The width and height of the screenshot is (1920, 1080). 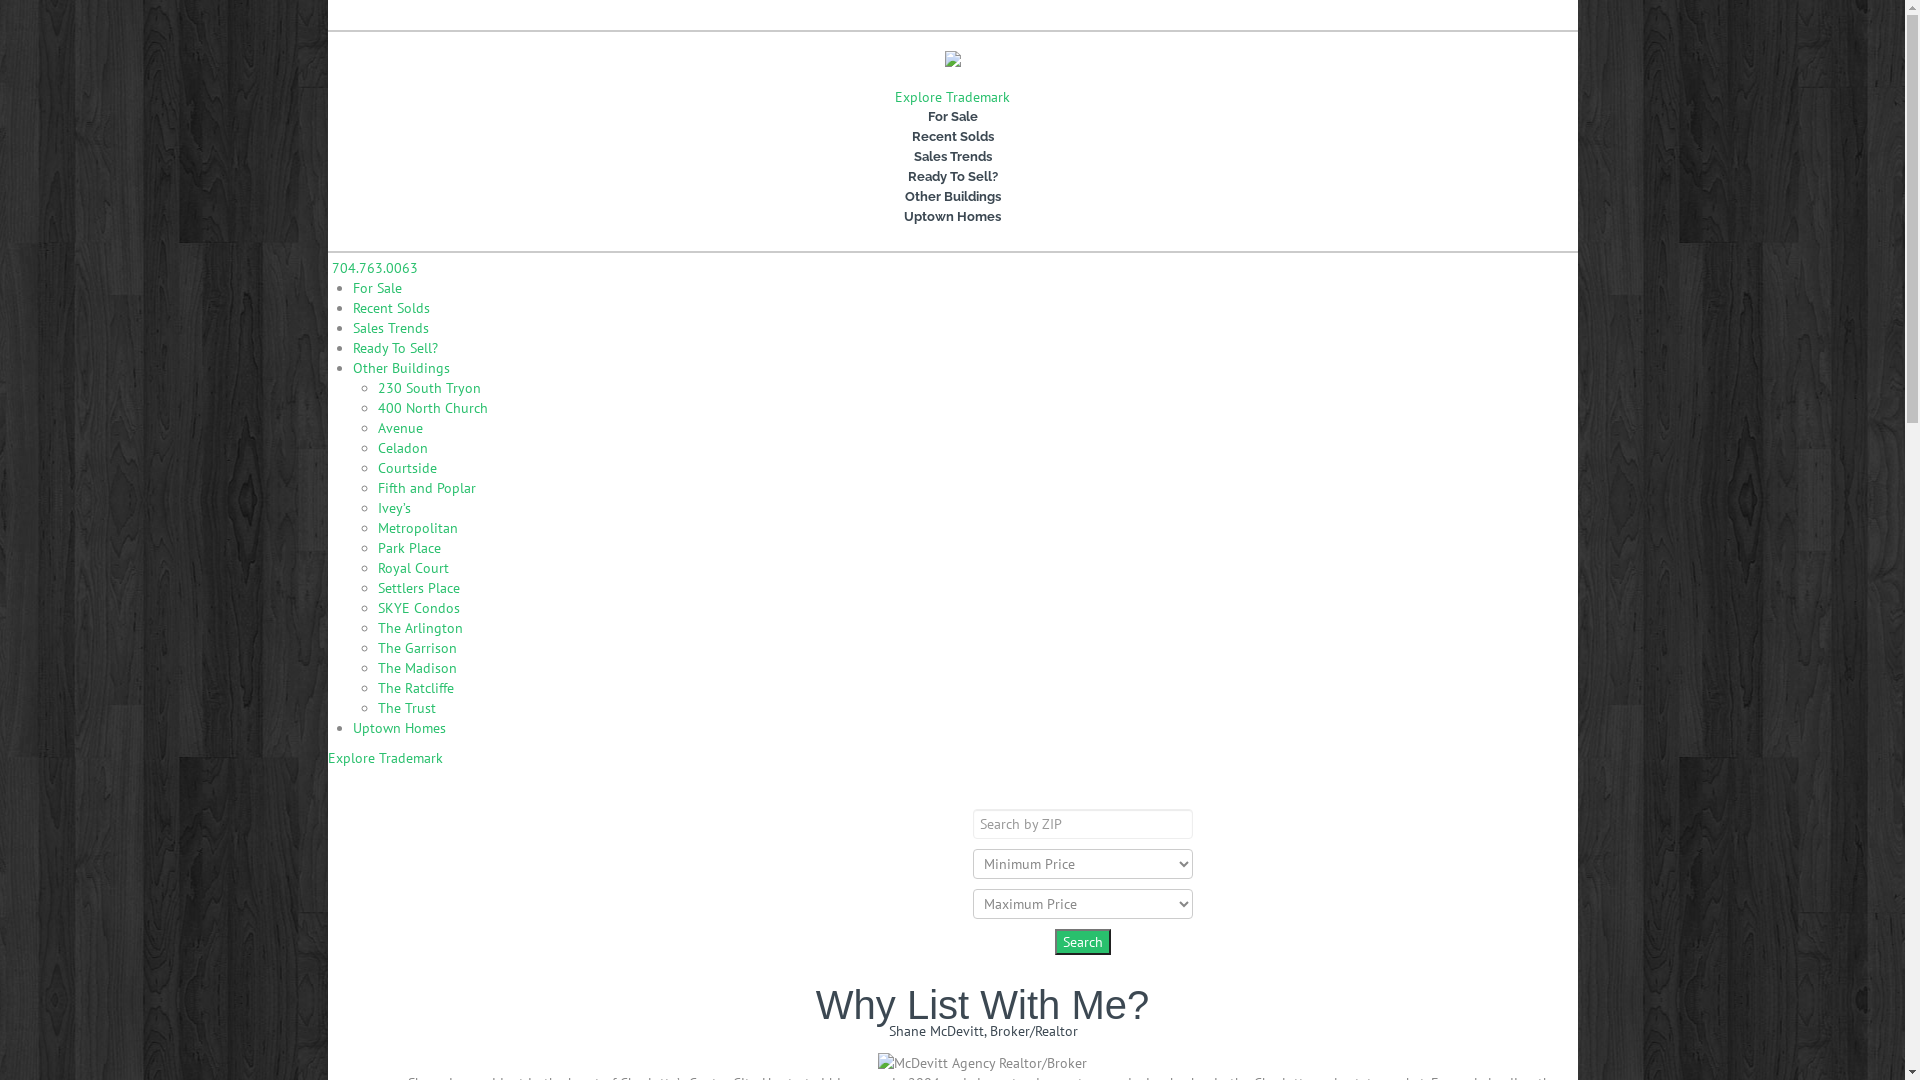 What do you see at coordinates (412, 567) in the screenshot?
I see `'Royal Court'` at bounding box center [412, 567].